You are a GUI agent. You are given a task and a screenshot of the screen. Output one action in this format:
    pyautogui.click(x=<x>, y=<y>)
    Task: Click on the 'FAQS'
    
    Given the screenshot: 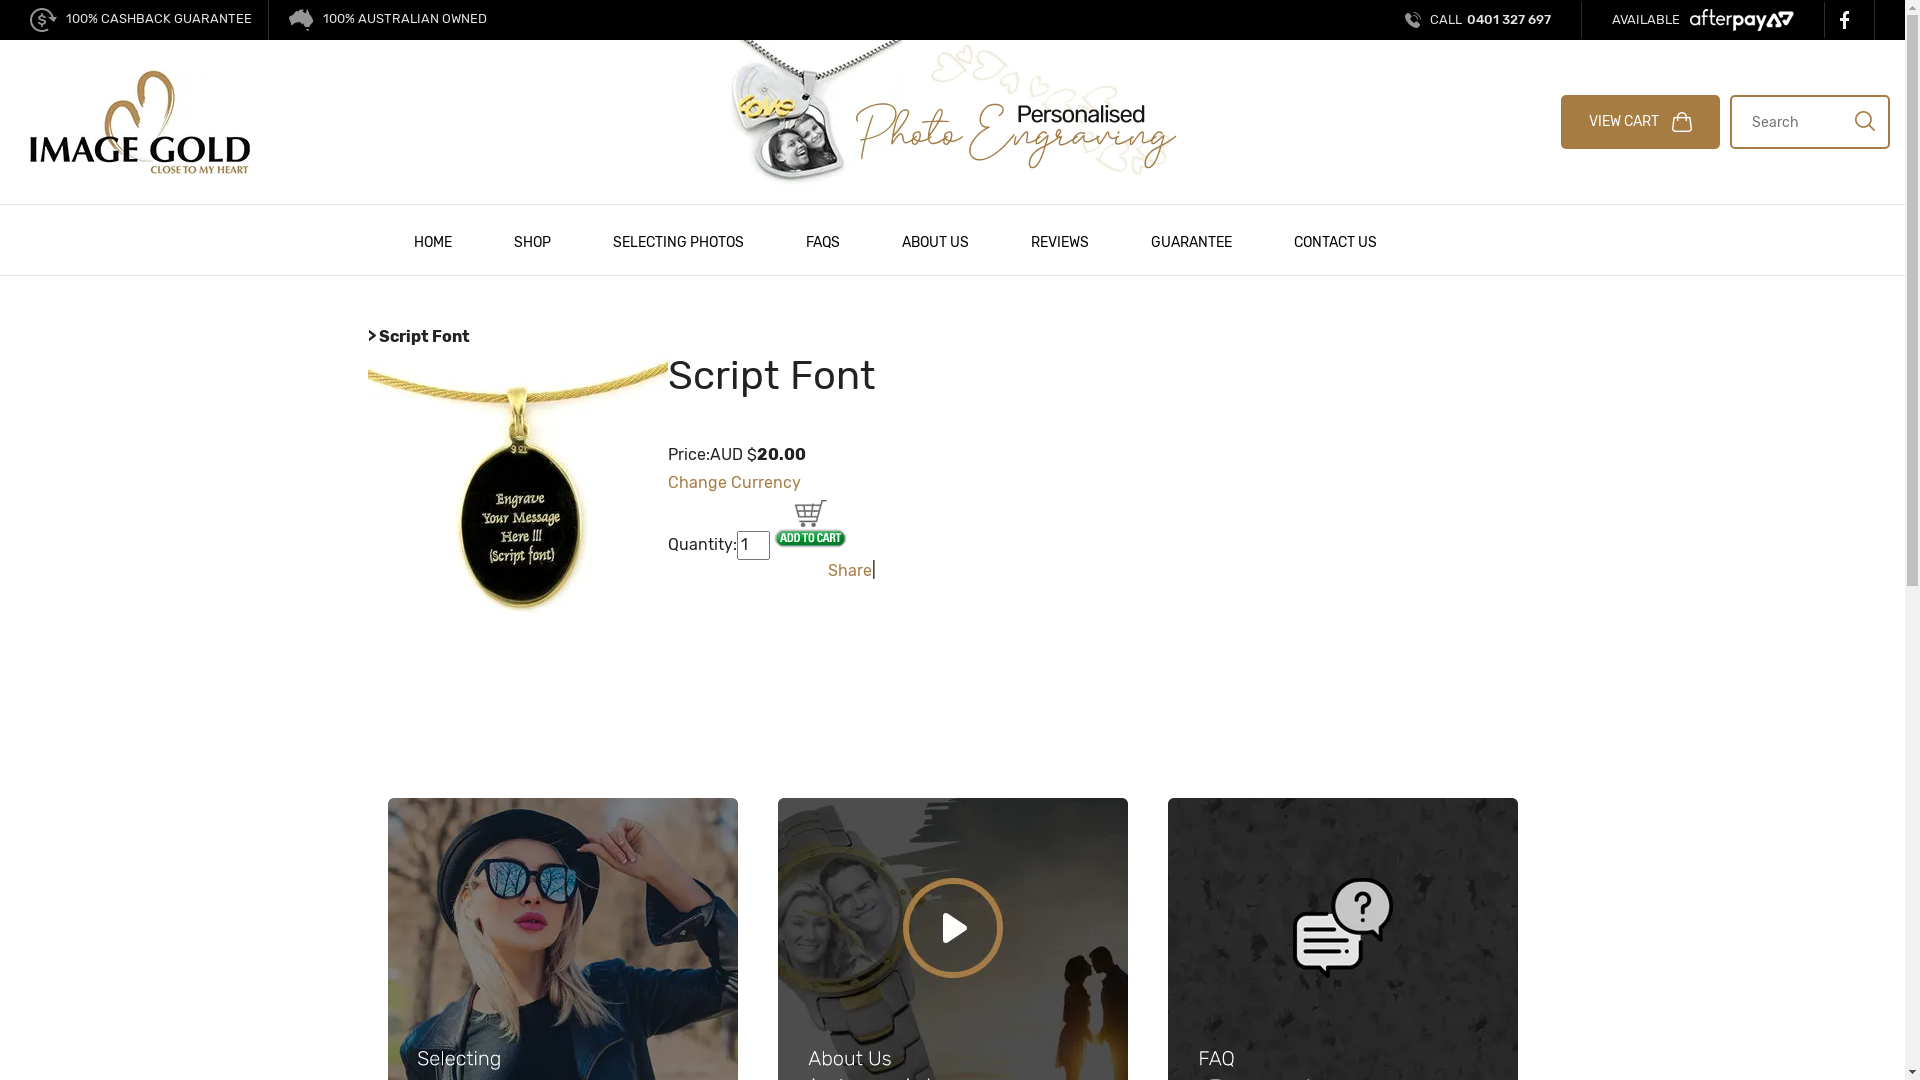 What is the action you would take?
    pyautogui.click(x=821, y=239)
    